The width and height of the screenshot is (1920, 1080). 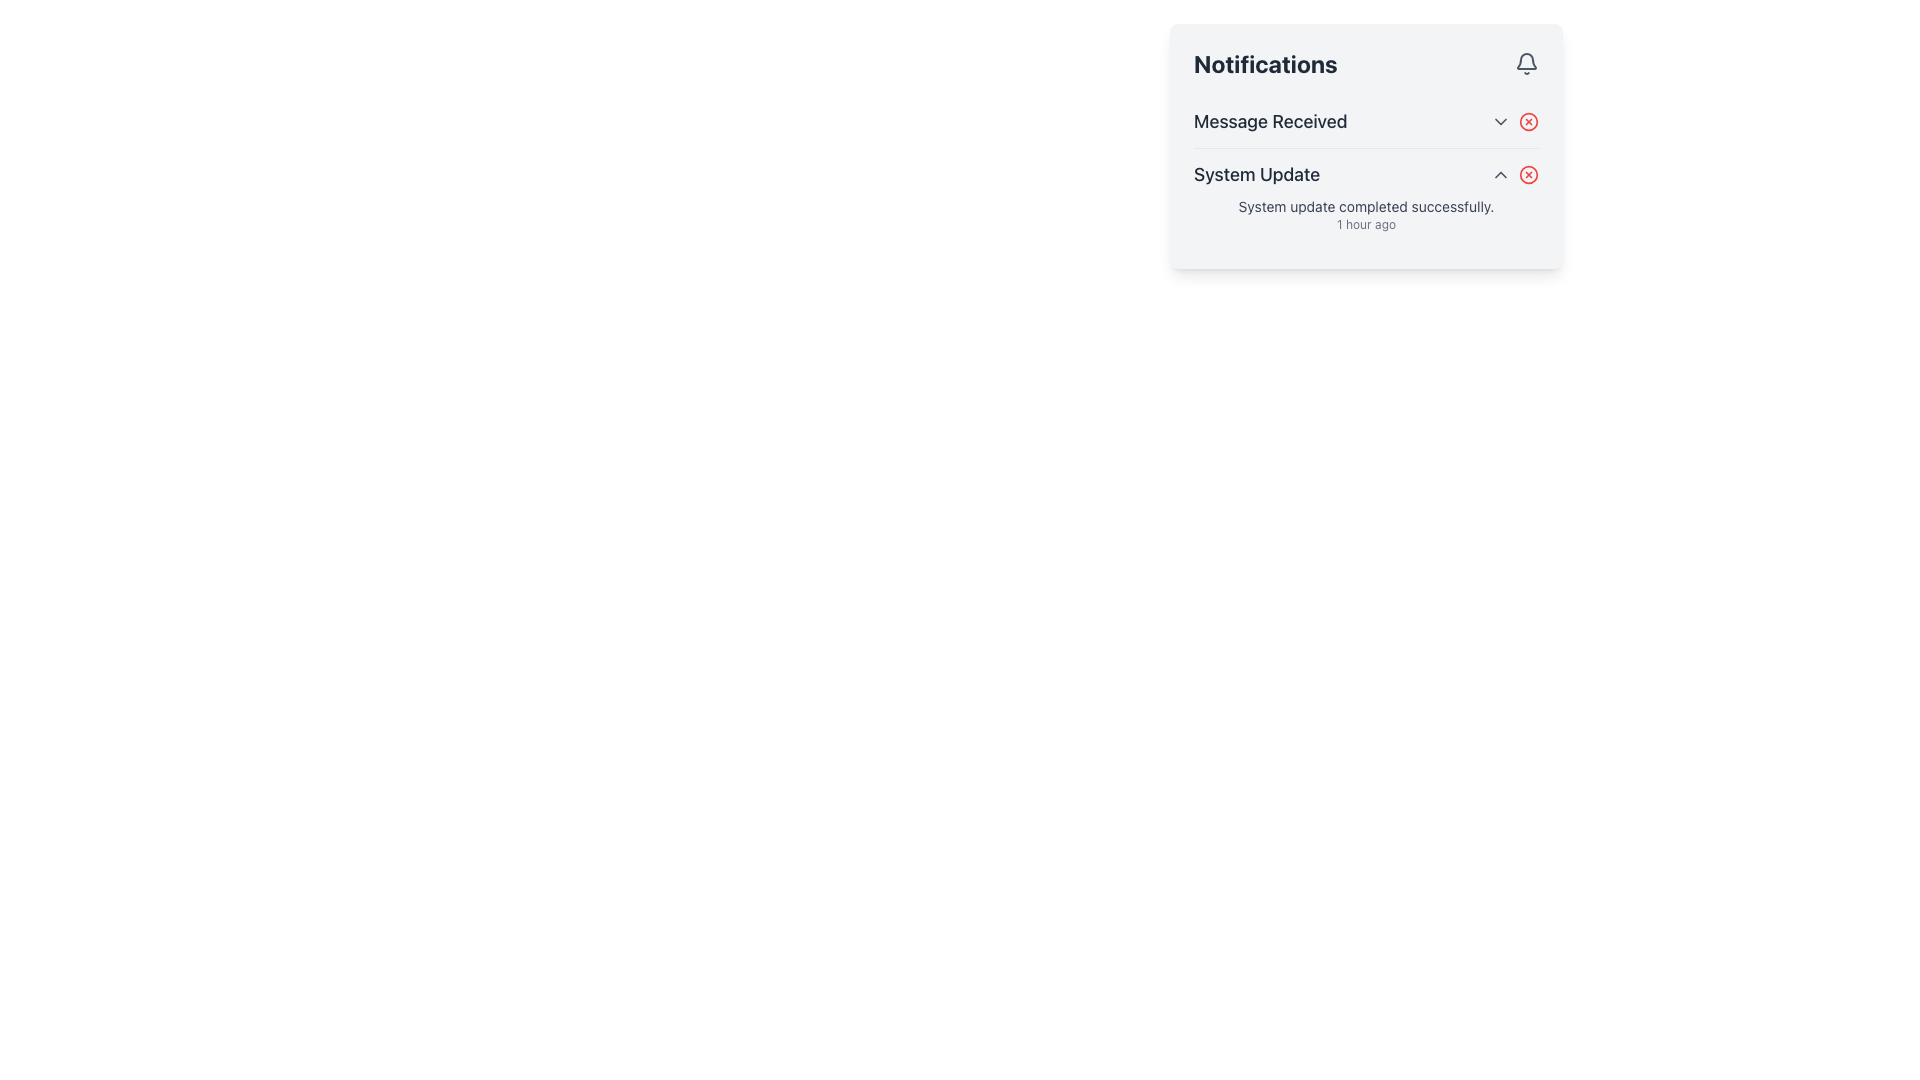 I want to click on the dismiss button located on the right-hand side of the 'System Update' notification in the 'Notifications' panel, so click(x=1528, y=173).